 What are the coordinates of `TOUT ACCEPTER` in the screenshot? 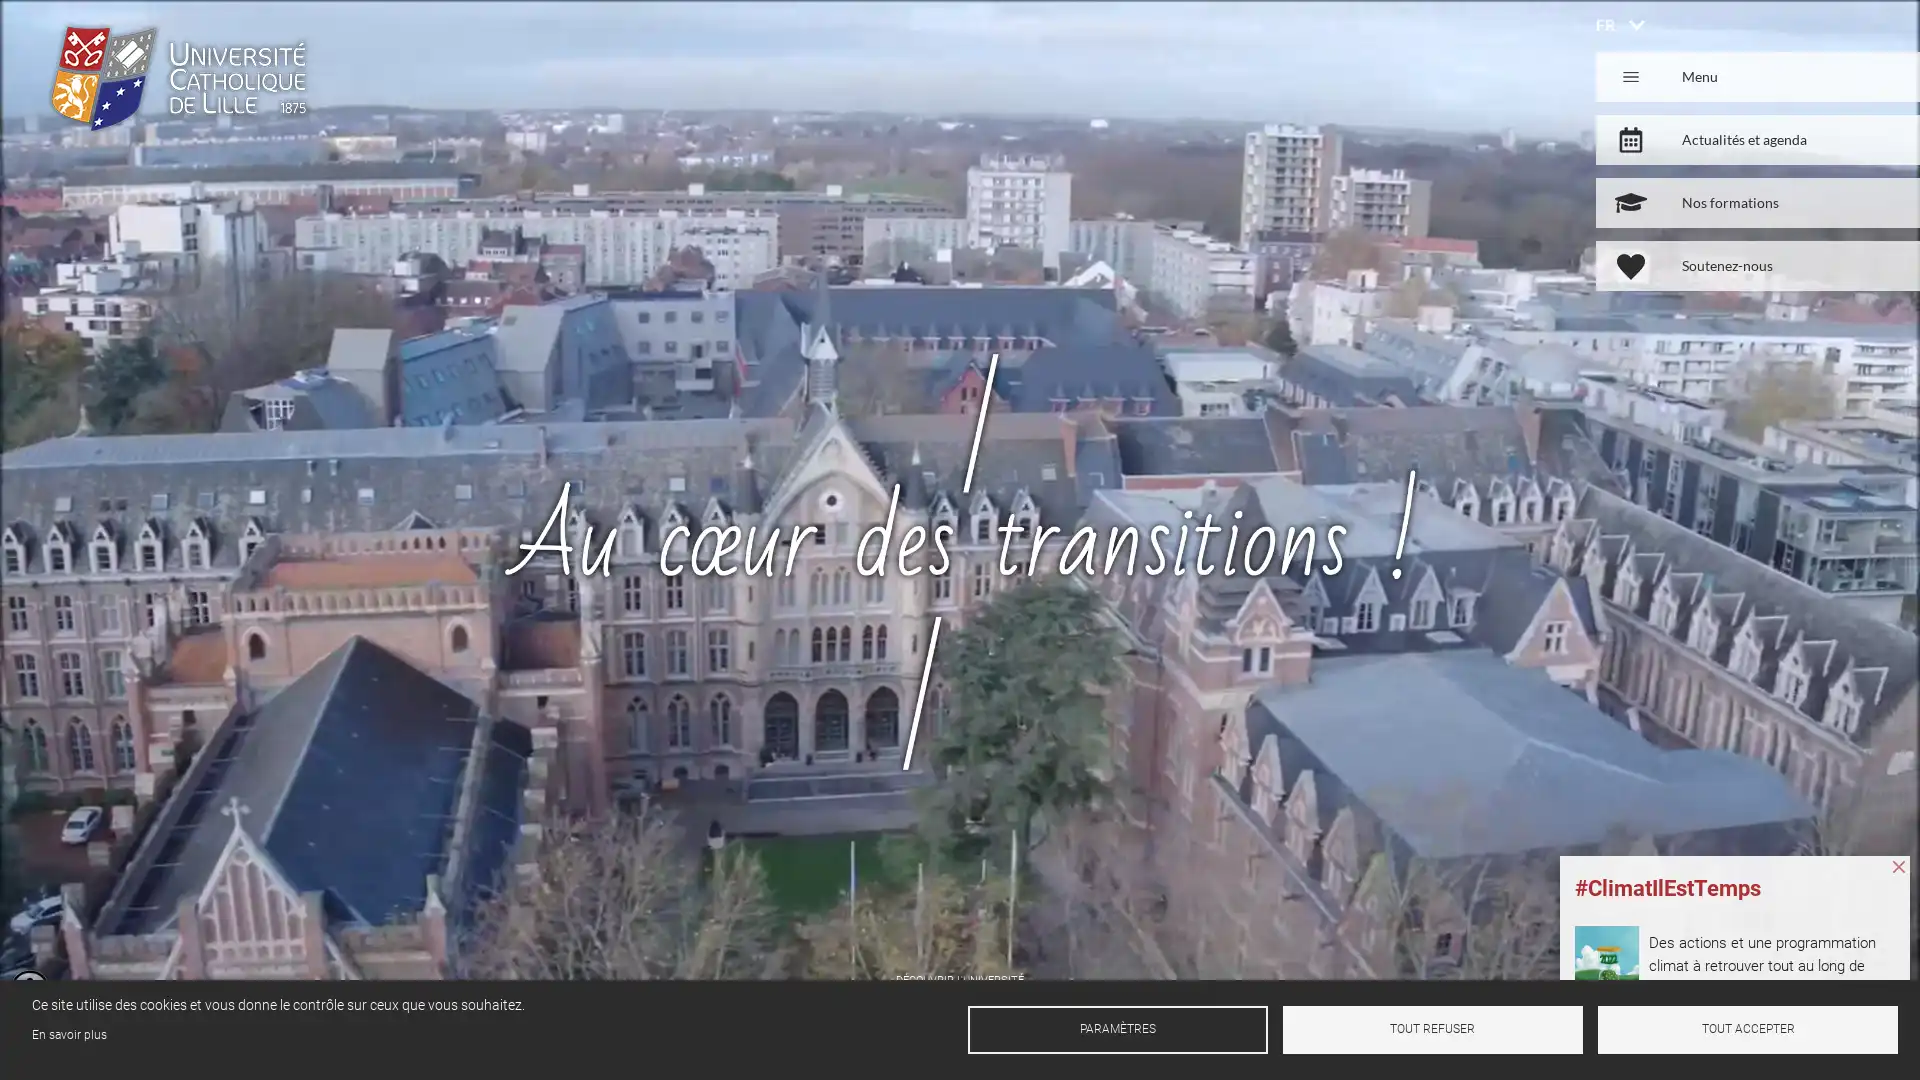 It's located at (1746, 1029).